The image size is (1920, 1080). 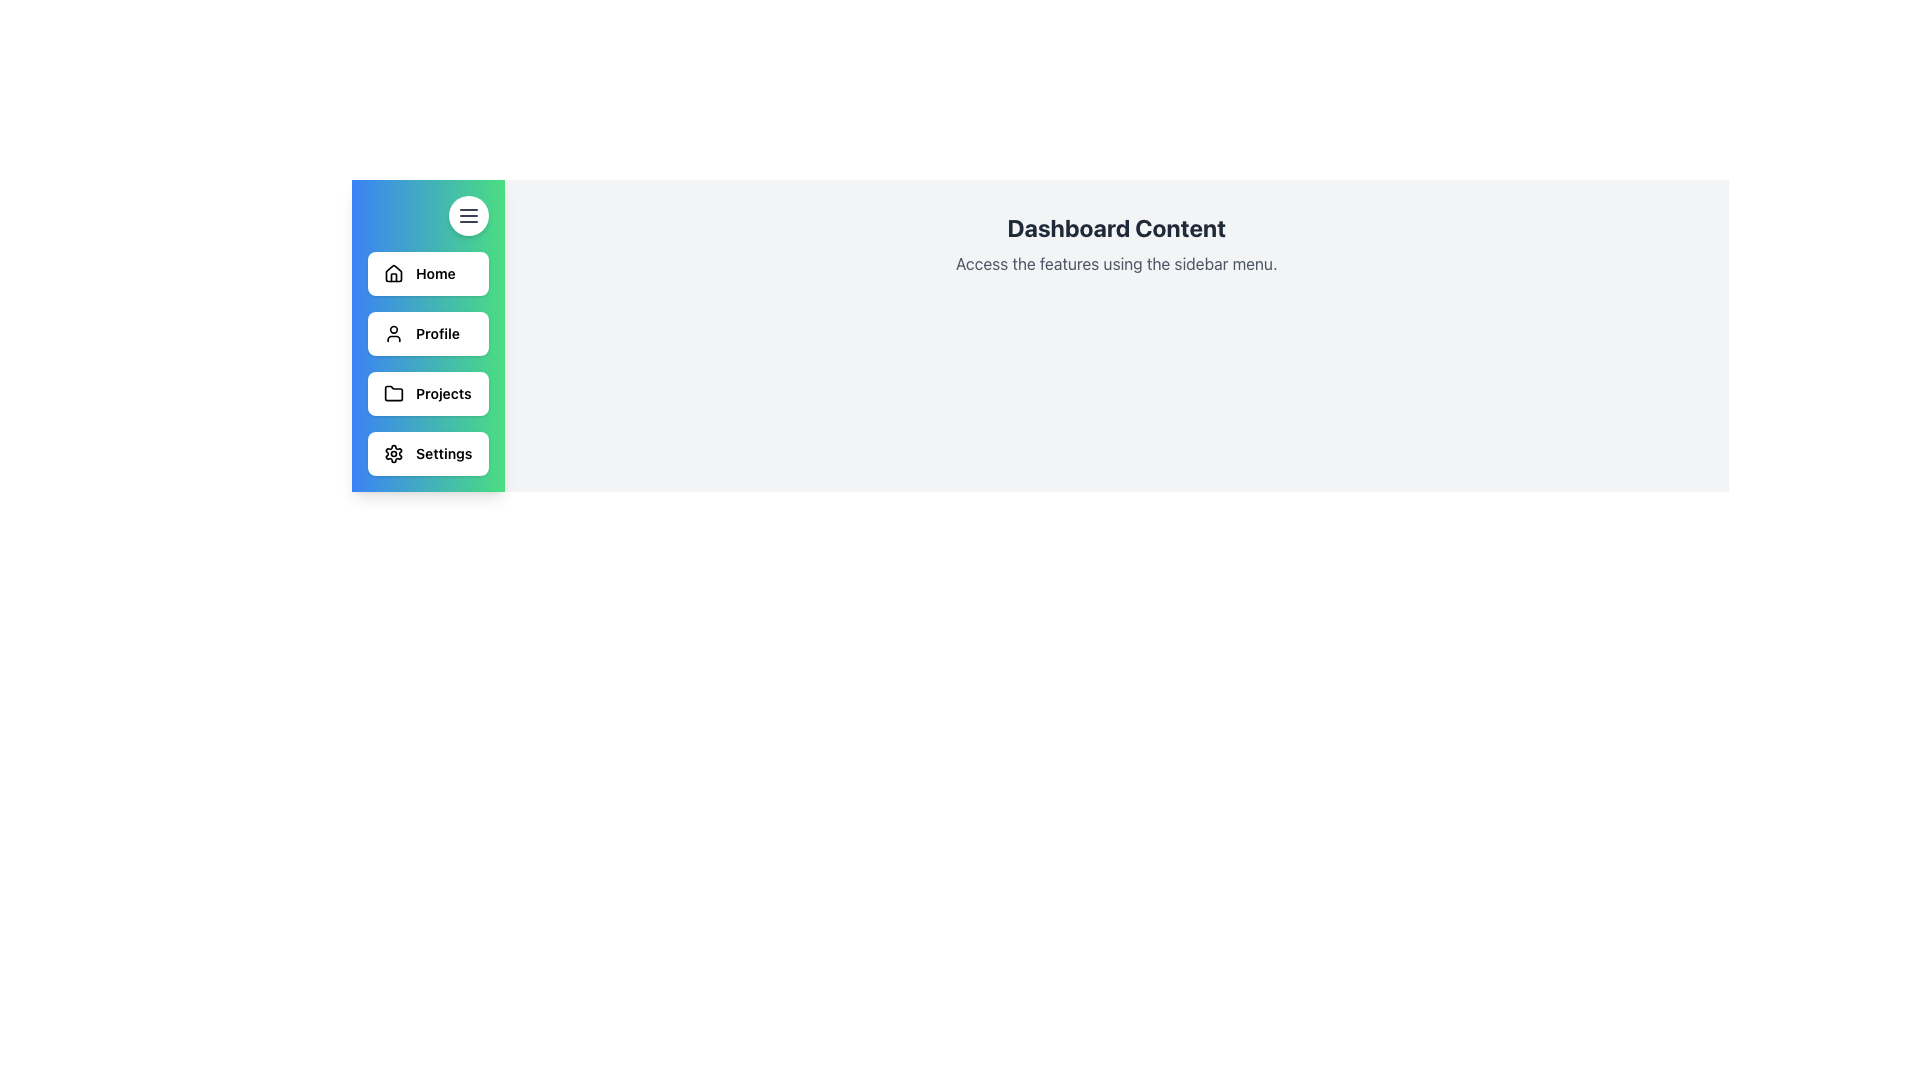 I want to click on the stylized house icon in the sidebar menu, so click(x=393, y=273).